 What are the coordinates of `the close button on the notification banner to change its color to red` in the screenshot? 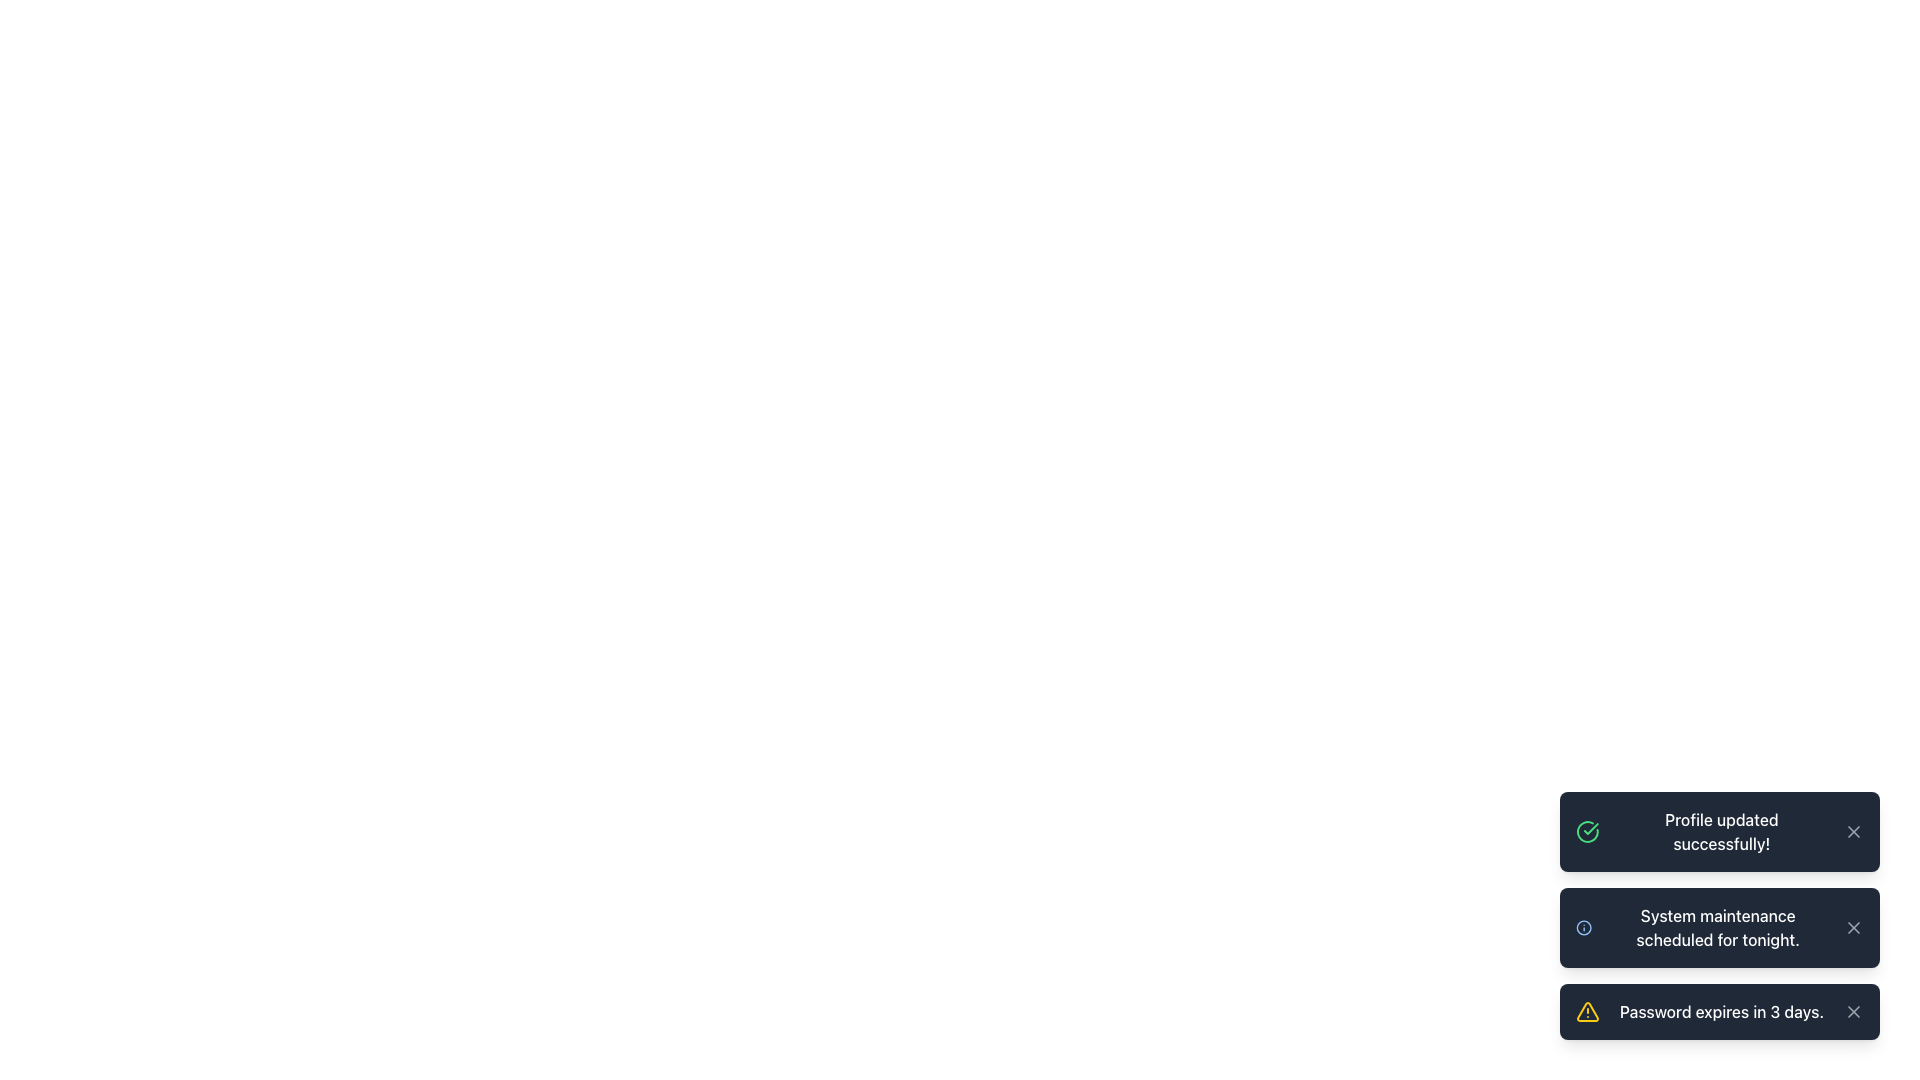 It's located at (1852, 1011).